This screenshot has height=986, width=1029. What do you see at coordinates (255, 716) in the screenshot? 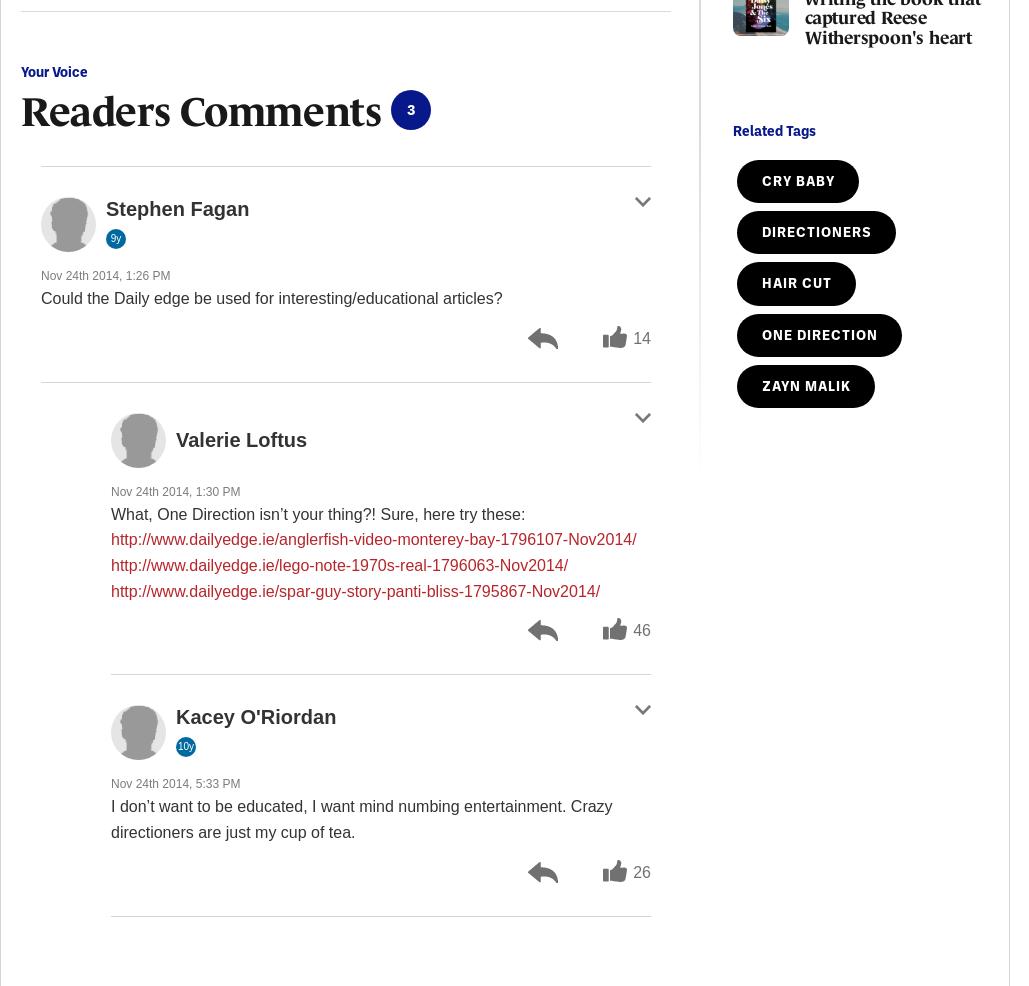
I see `'Kacey O'Riordan'` at bounding box center [255, 716].